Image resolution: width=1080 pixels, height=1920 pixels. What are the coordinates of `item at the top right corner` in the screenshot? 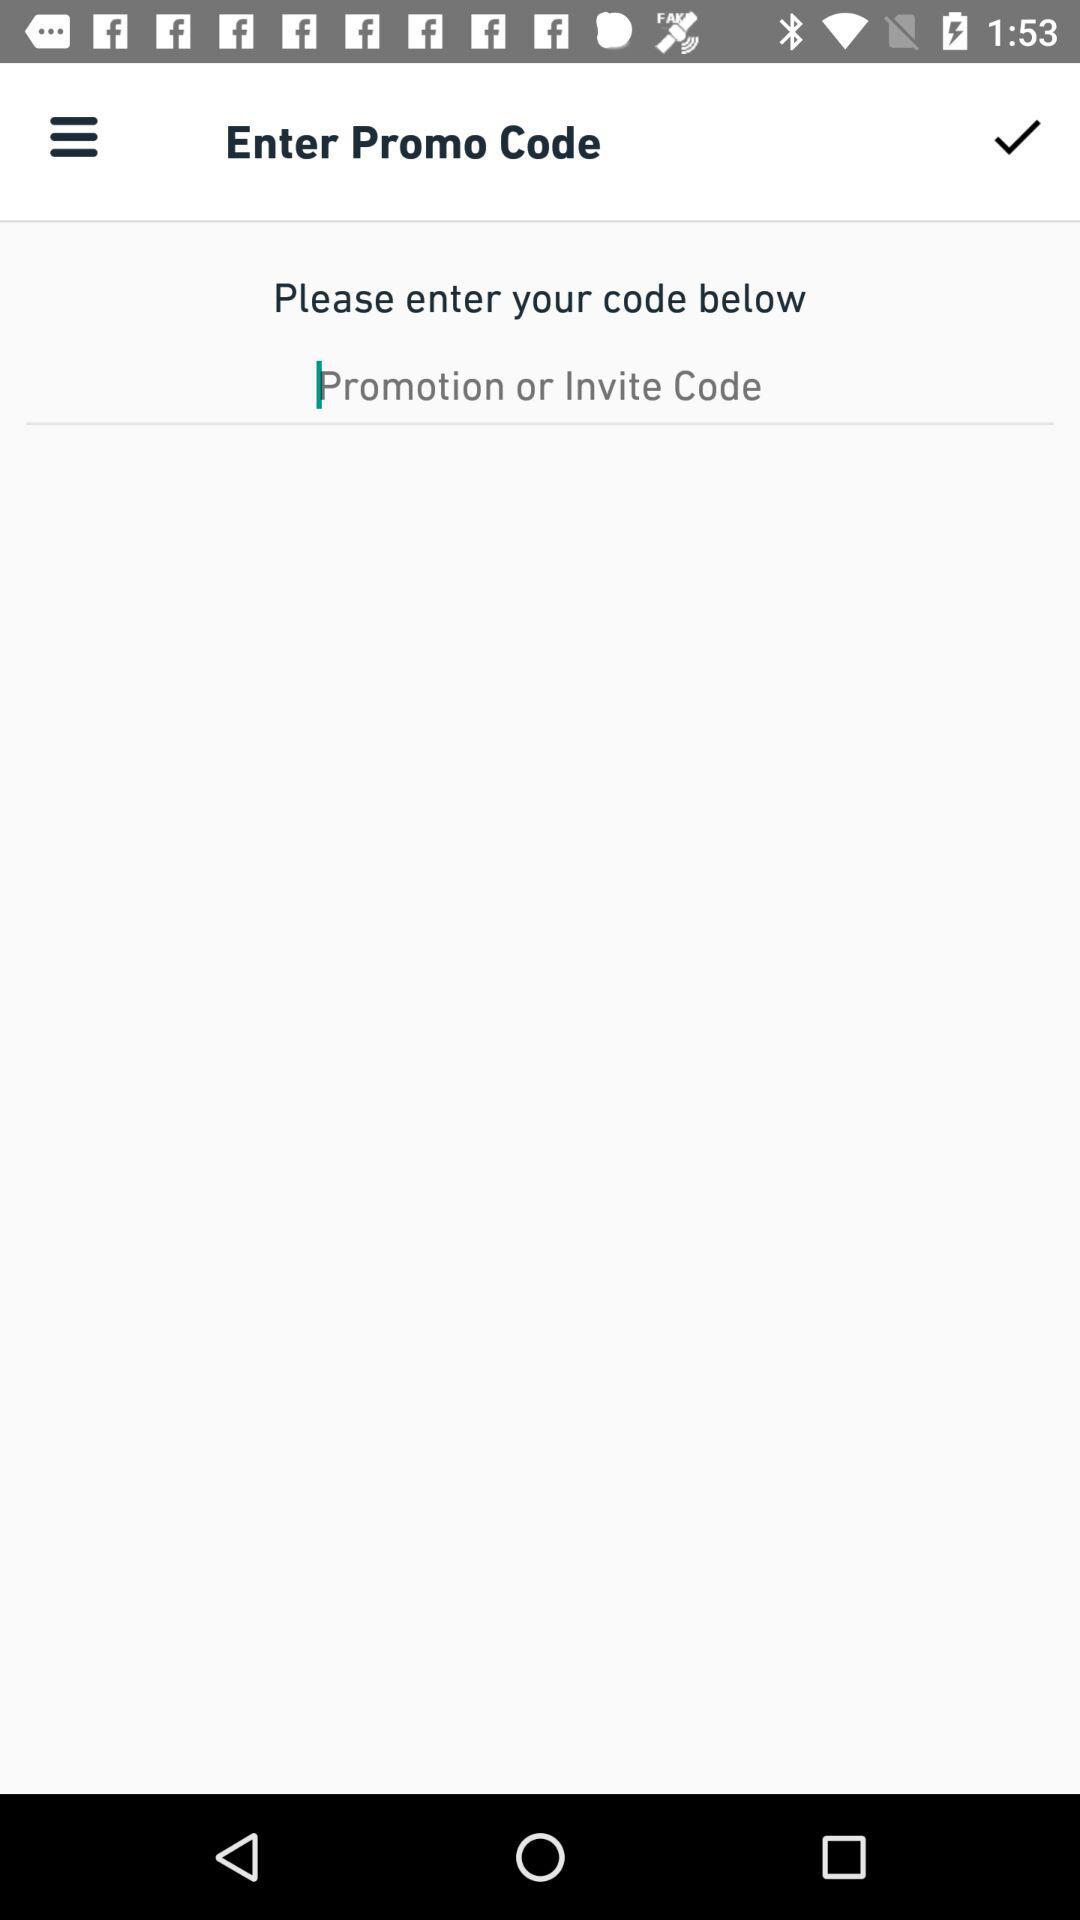 It's located at (1017, 135).